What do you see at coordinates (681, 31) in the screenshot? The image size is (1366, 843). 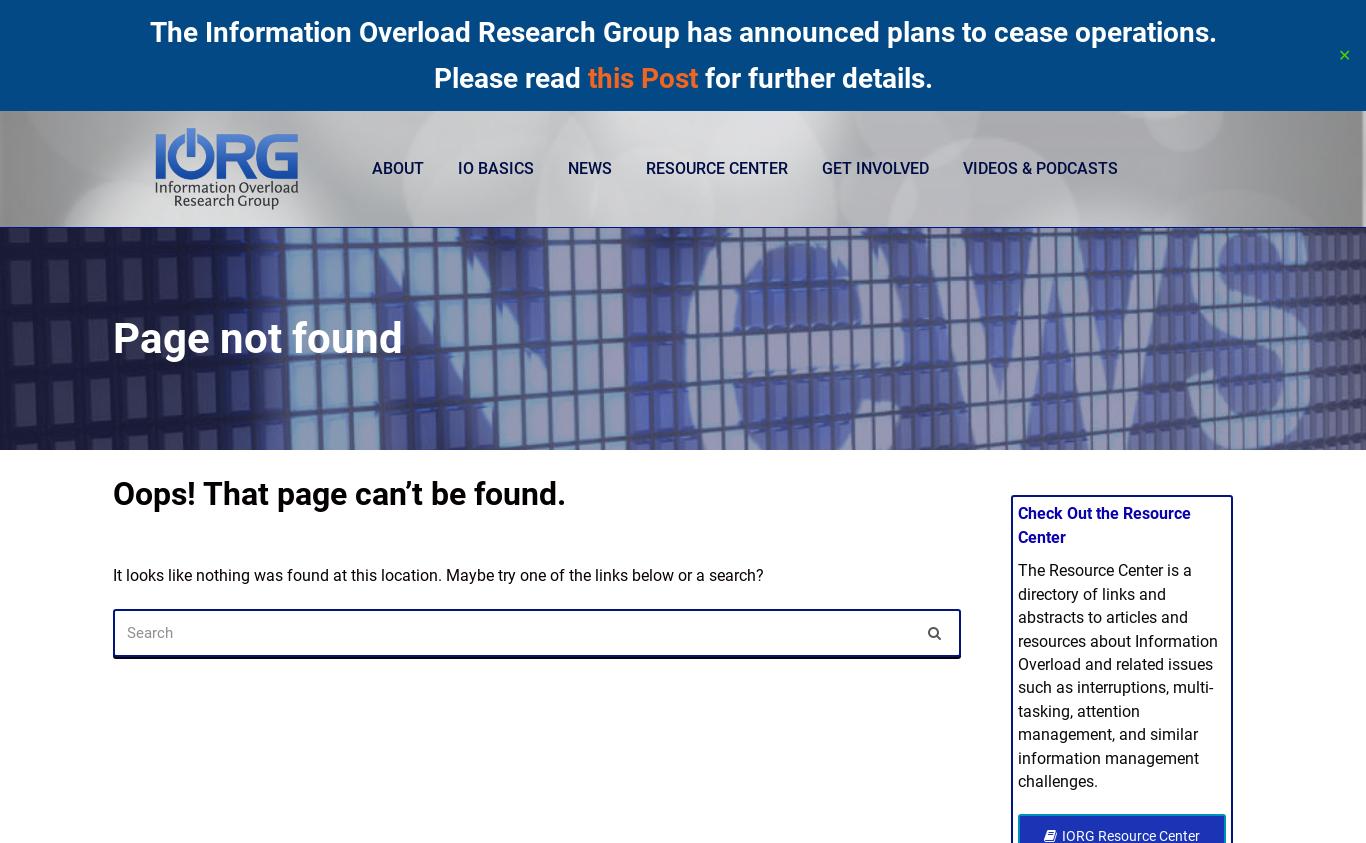 I see `'The Information Overload Research Group has announced plans to cease operations.'` at bounding box center [681, 31].